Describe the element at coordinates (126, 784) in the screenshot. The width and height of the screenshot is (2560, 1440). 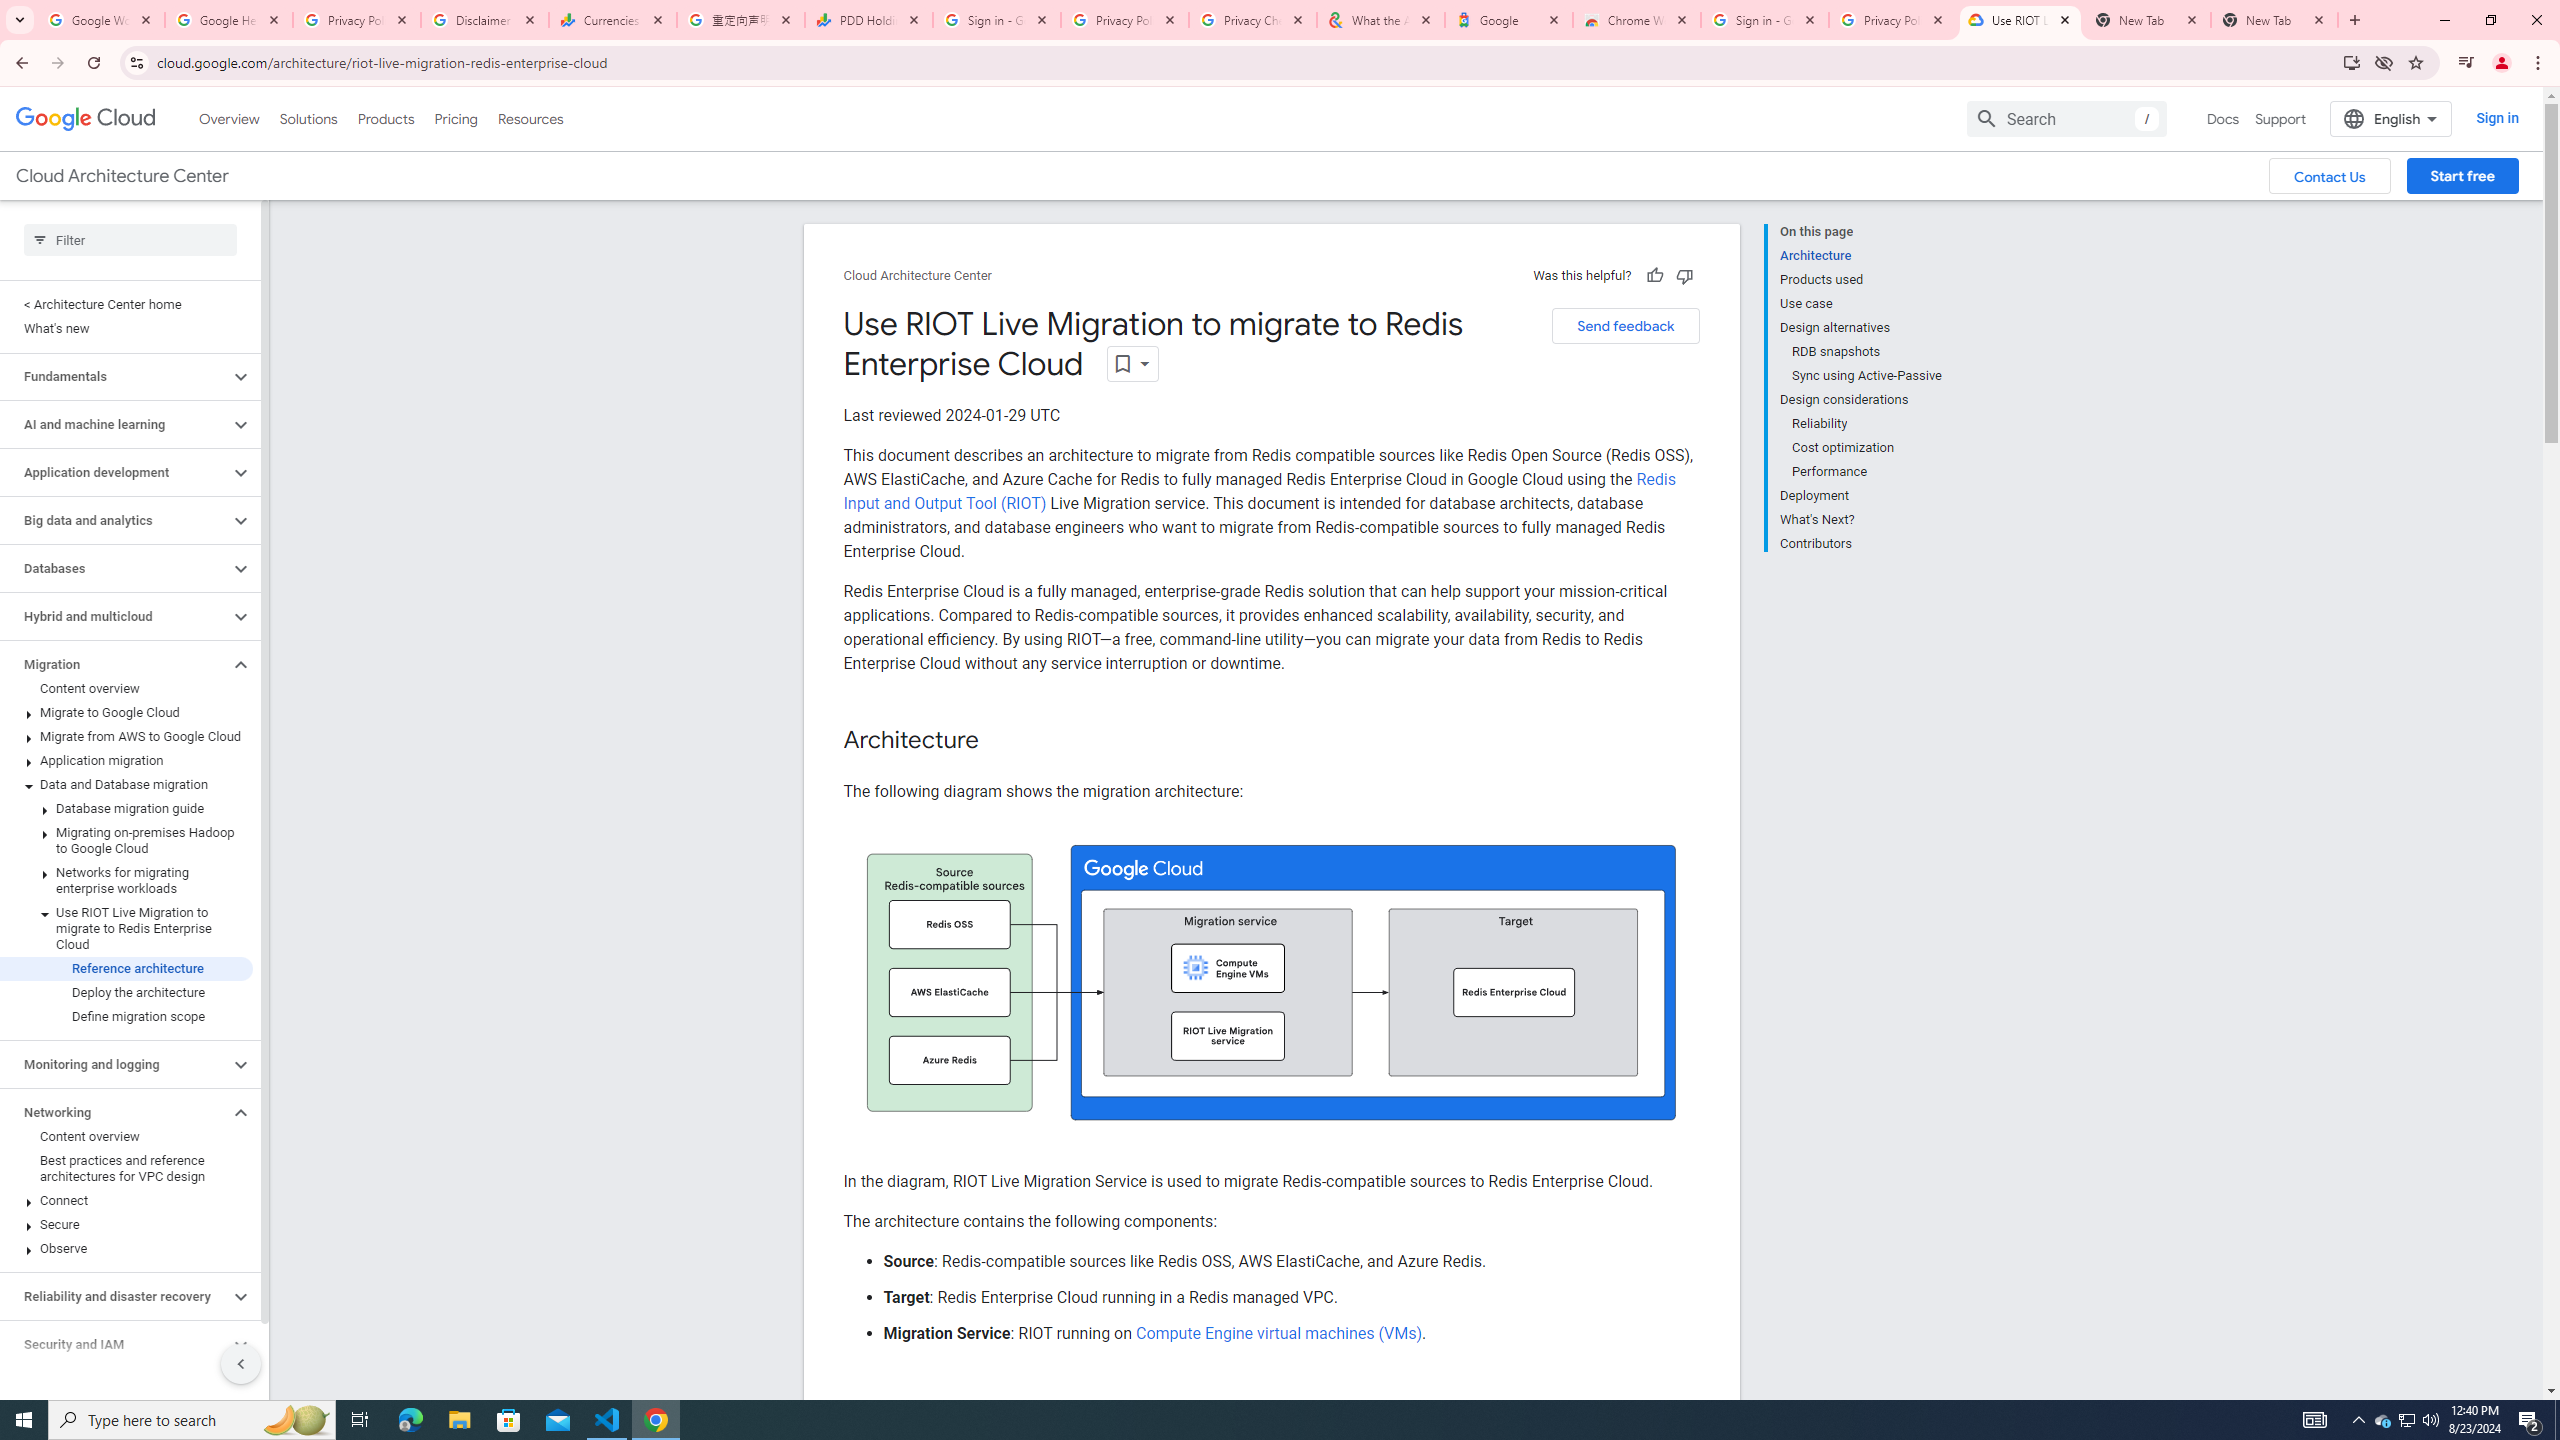
I see `'Data and Database migration'` at that location.